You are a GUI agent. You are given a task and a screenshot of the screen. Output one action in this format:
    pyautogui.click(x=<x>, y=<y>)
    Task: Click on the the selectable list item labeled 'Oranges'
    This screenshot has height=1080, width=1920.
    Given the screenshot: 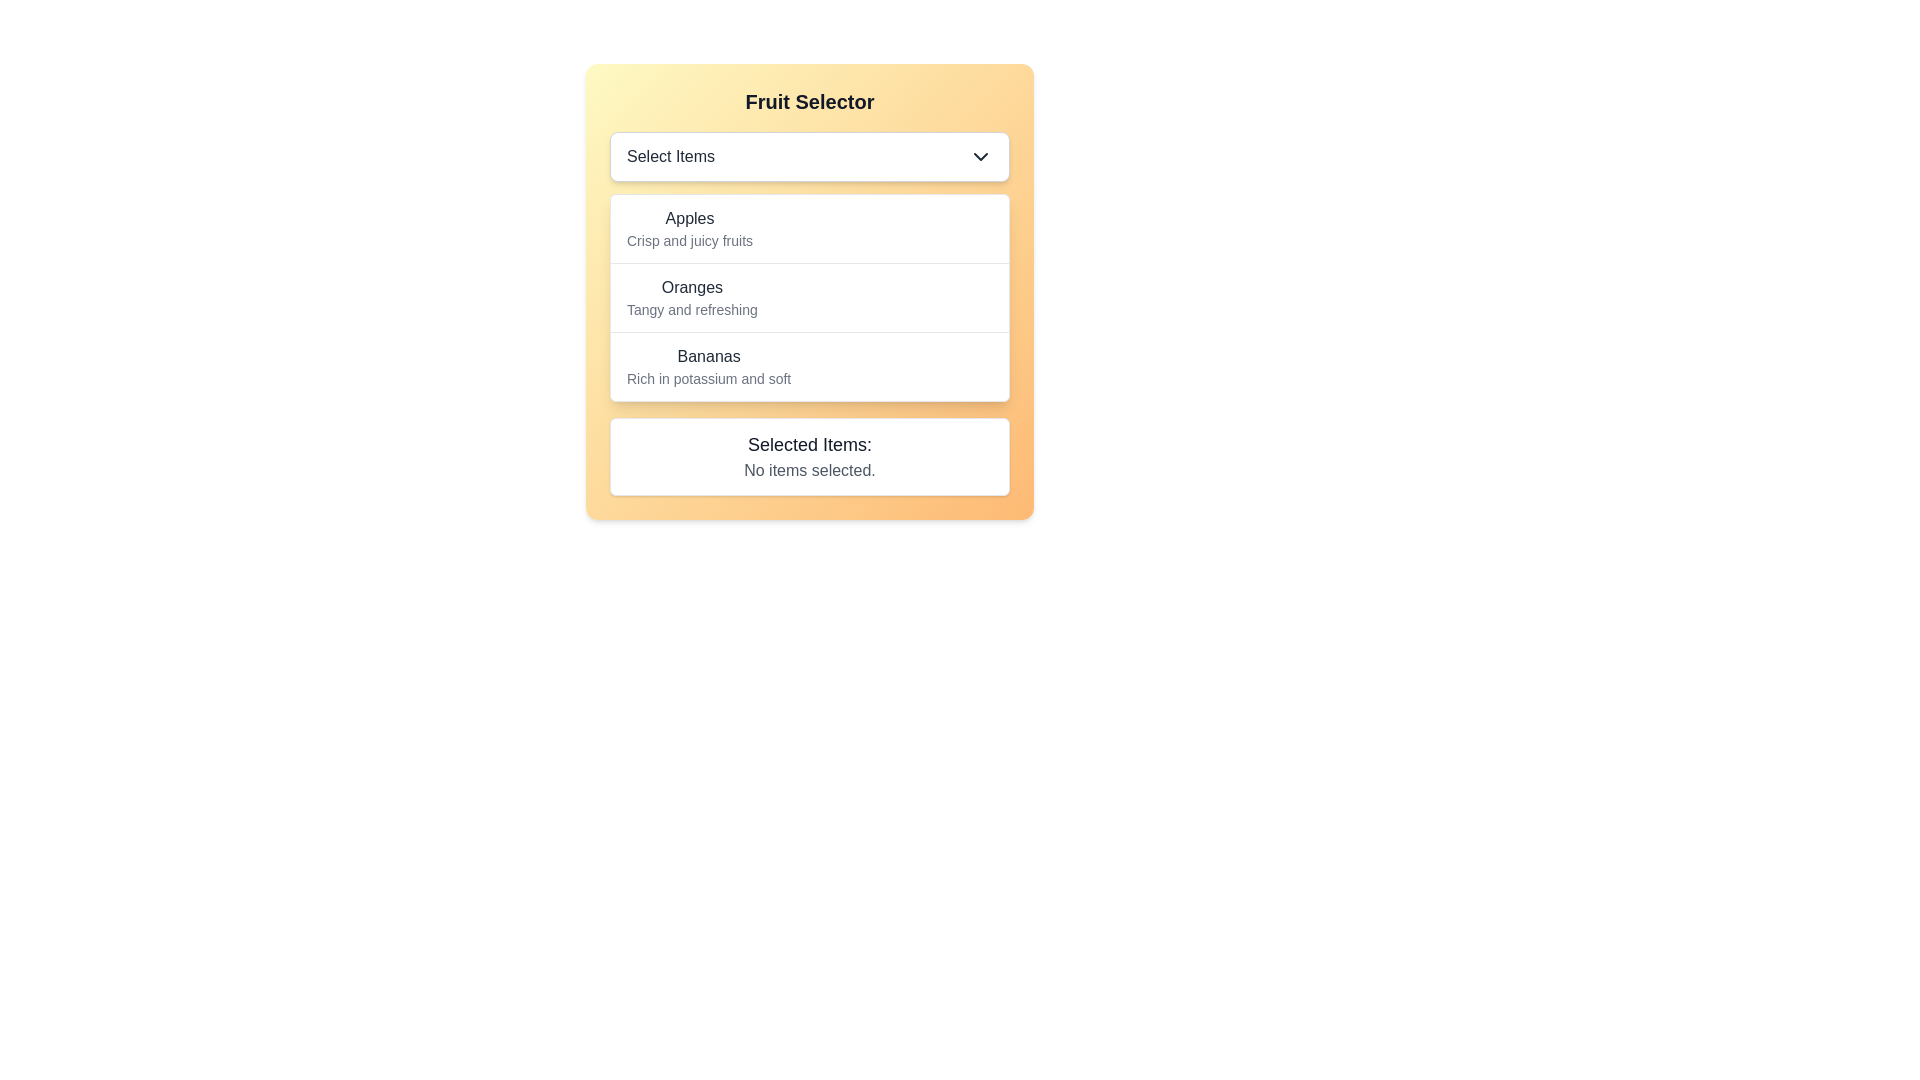 What is the action you would take?
    pyautogui.click(x=810, y=297)
    